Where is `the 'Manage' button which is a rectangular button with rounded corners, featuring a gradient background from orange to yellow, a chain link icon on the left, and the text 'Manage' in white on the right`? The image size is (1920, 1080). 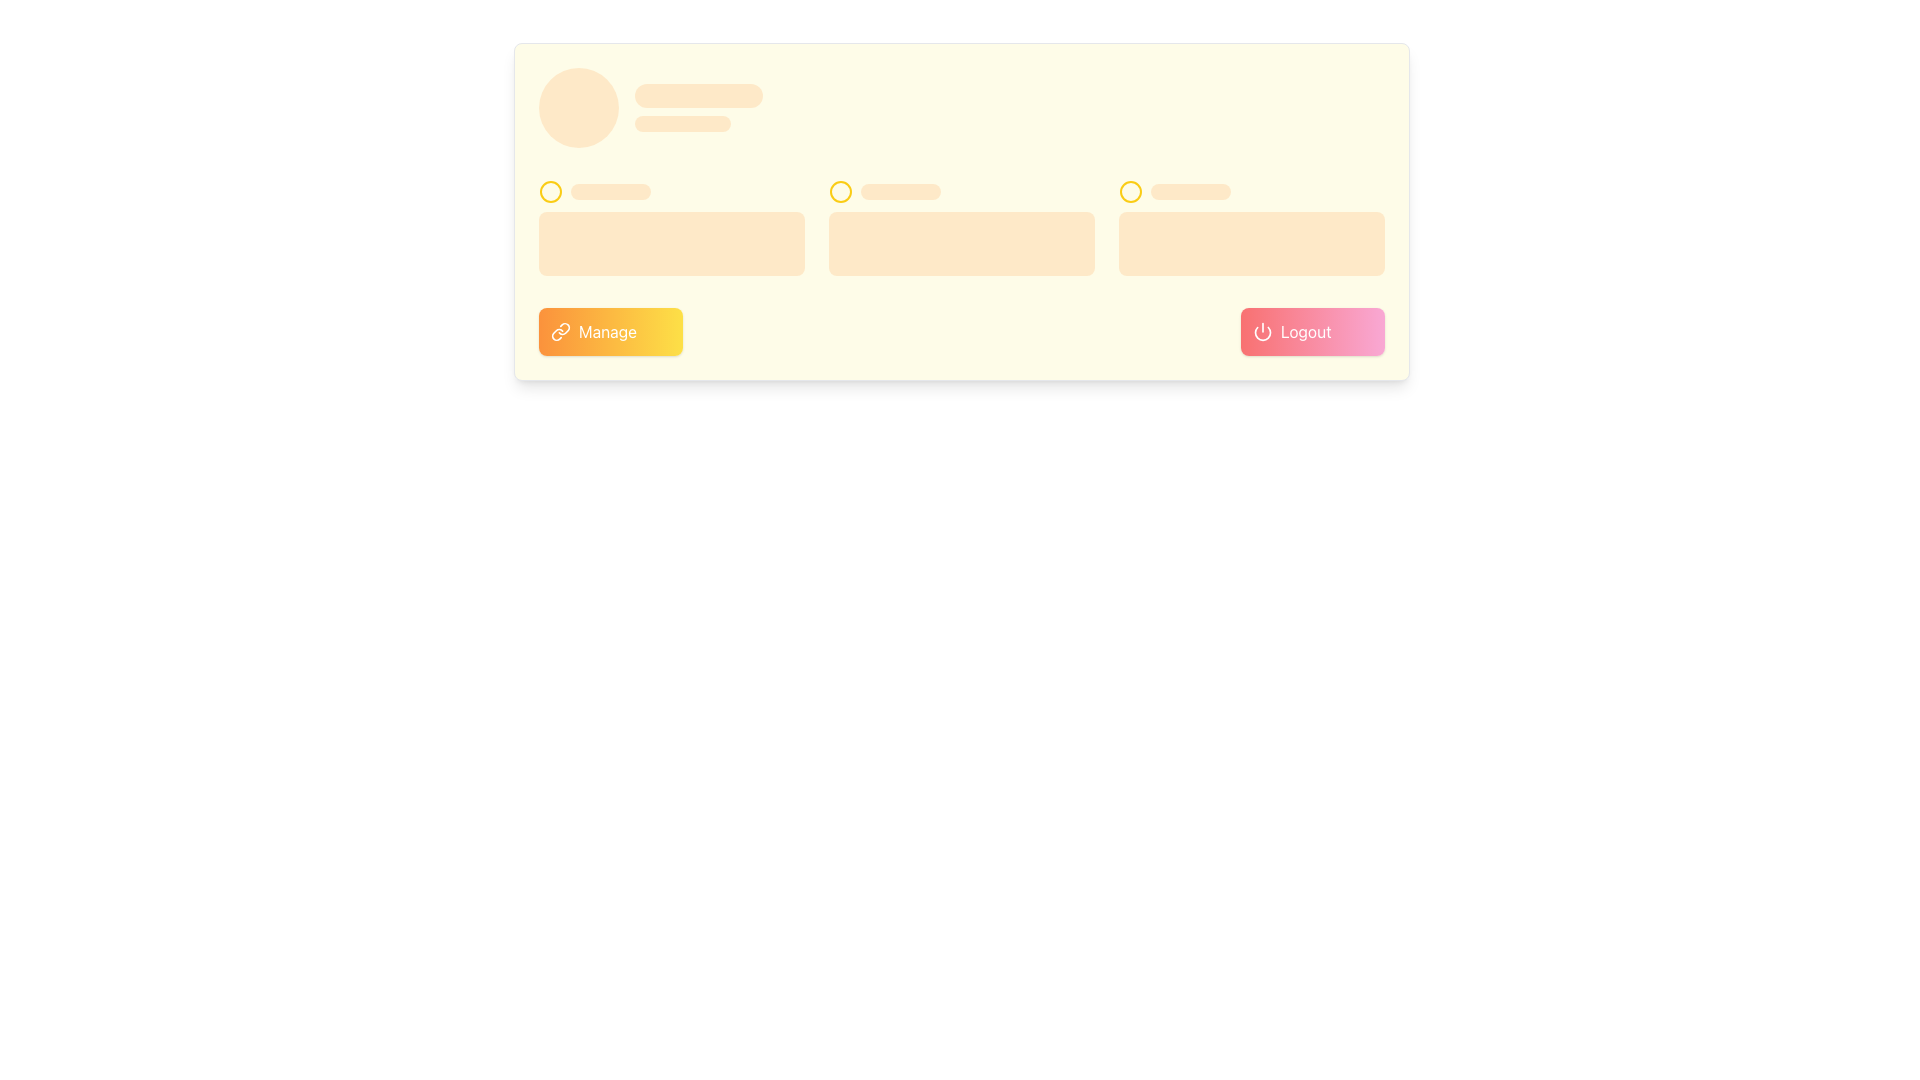
the 'Manage' button which is a rectangular button with rounded corners, featuring a gradient background from orange to yellow, a chain link icon on the left, and the text 'Manage' in white on the right is located at coordinates (609, 330).